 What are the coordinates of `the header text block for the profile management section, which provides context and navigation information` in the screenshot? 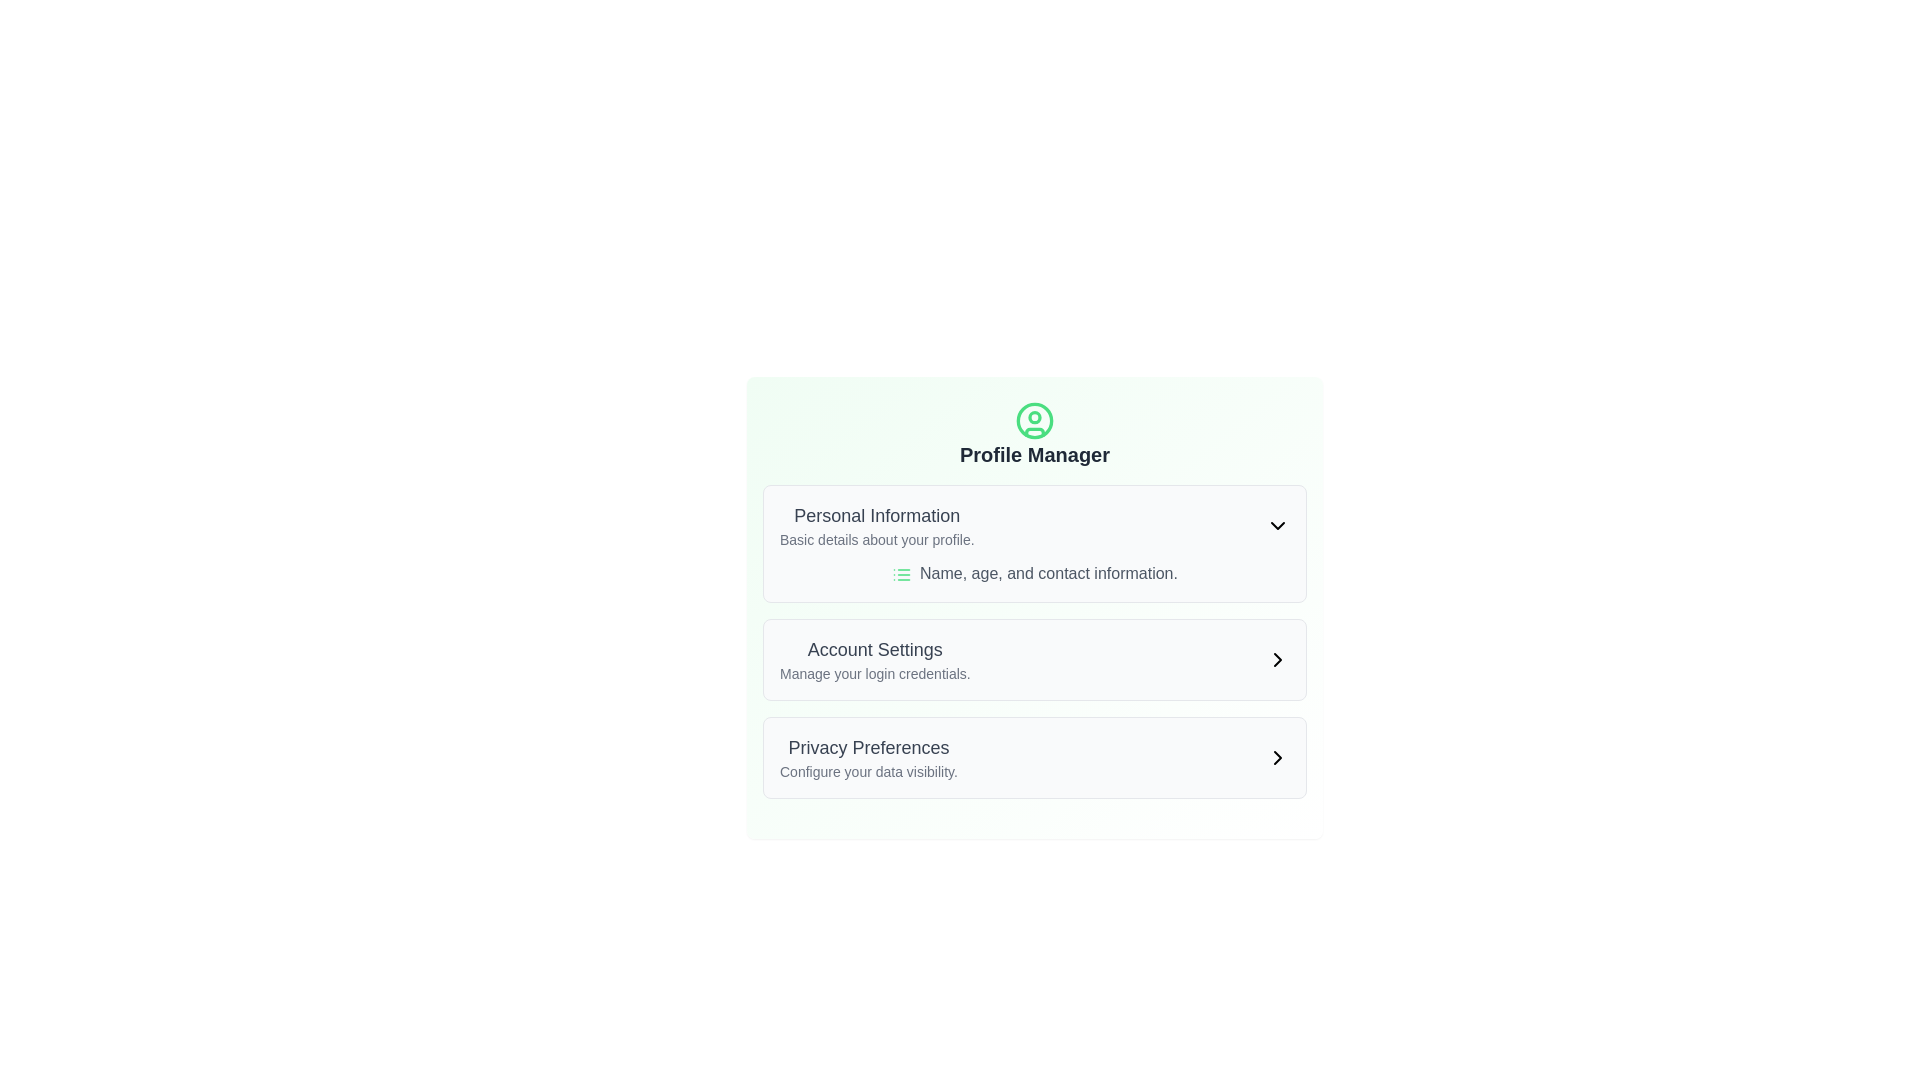 It's located at (1035, 434).